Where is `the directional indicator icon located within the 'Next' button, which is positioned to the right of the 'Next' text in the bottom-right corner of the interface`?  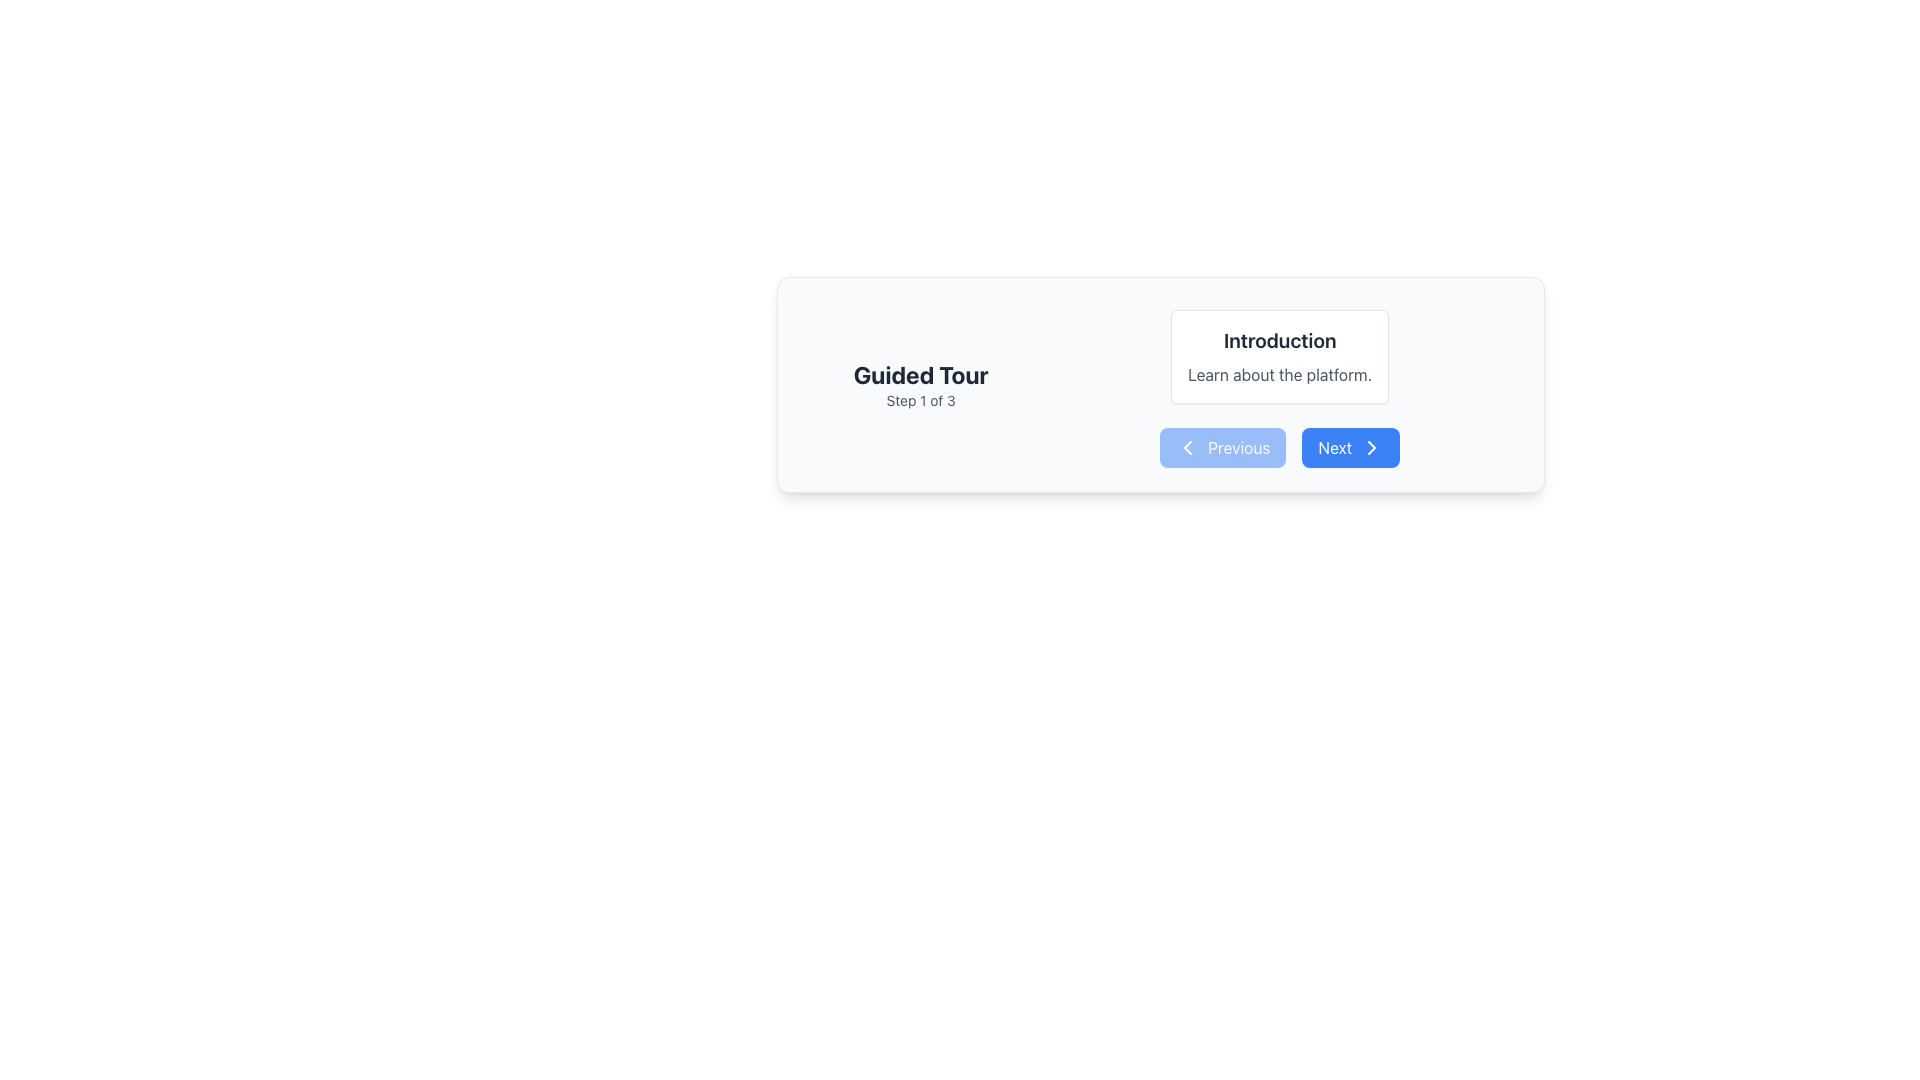 the directional indicator icon located within the 'Next' button, which is positioned to the right of the 'Next' text in the bottom-right corner of the interface is located at coordinates (1371, 446).